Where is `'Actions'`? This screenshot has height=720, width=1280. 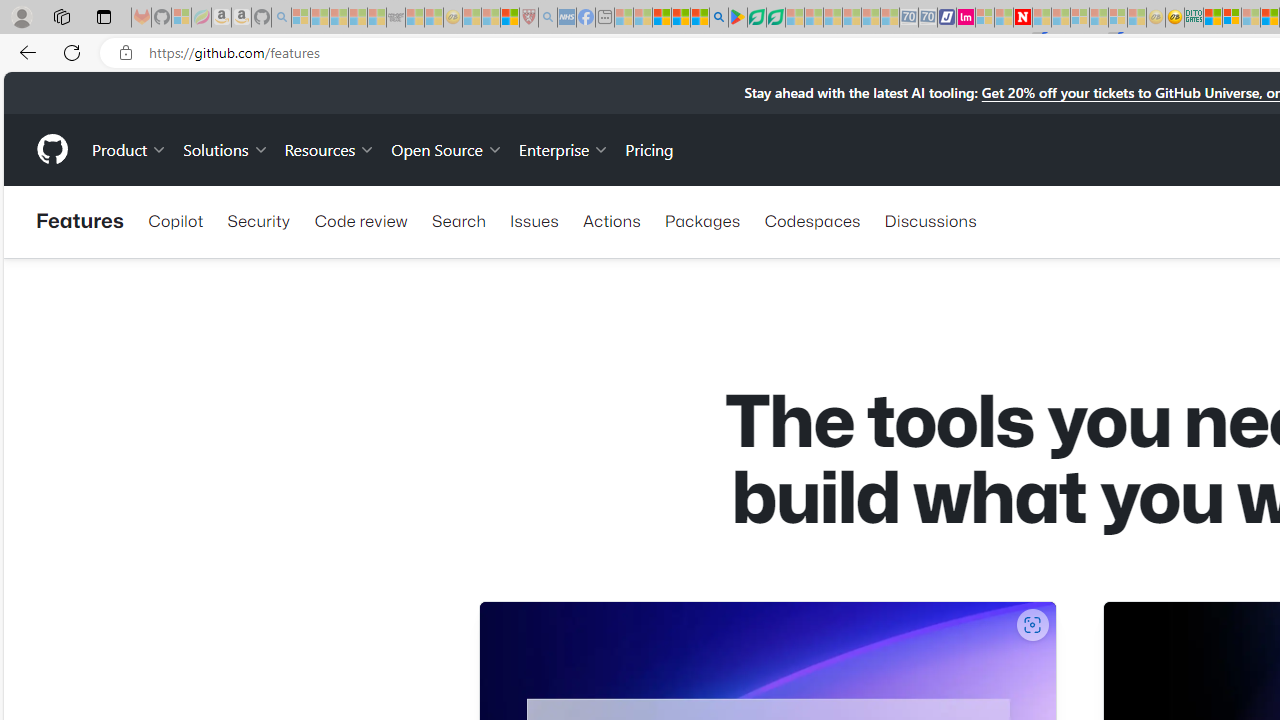 'Actions' is located at coordinates (610, 221).